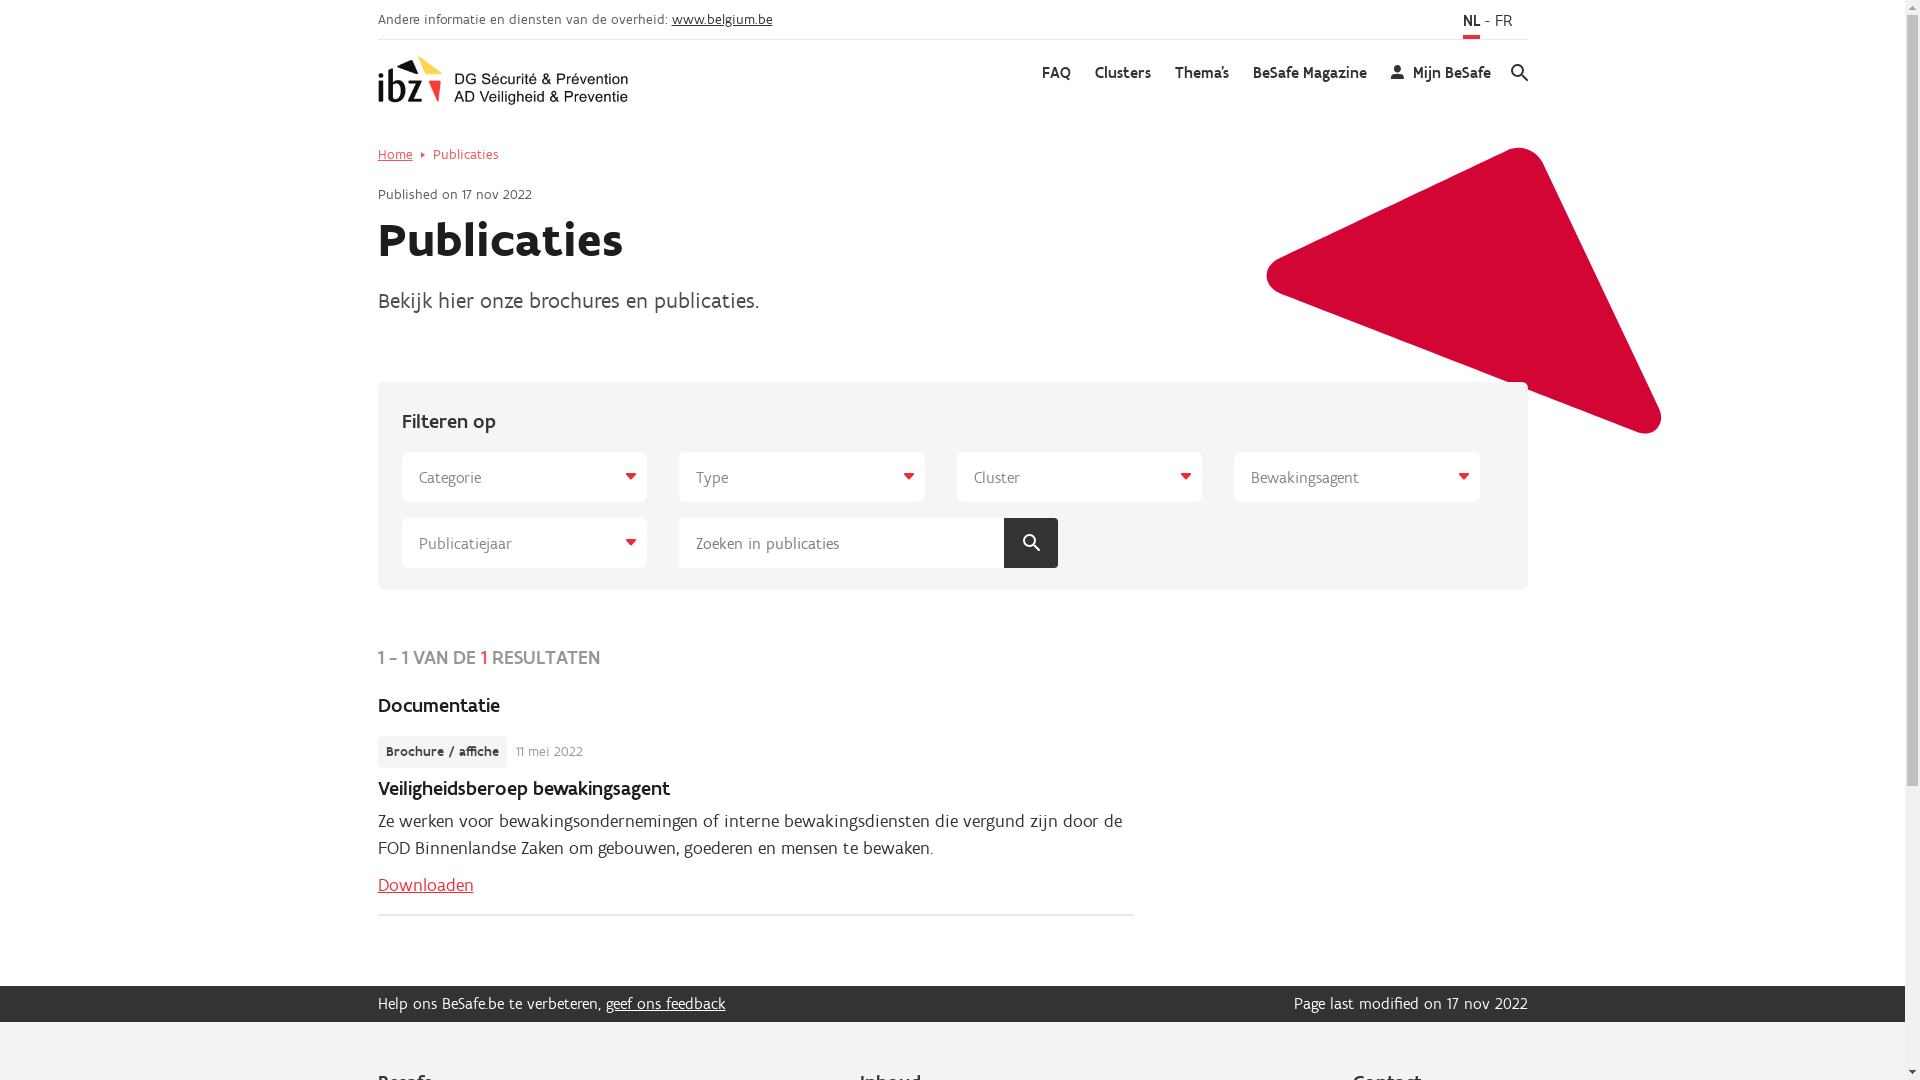  Describe the element at coordinates (378, 883) in the screenshot. I see `'Downloaden'` at that location.